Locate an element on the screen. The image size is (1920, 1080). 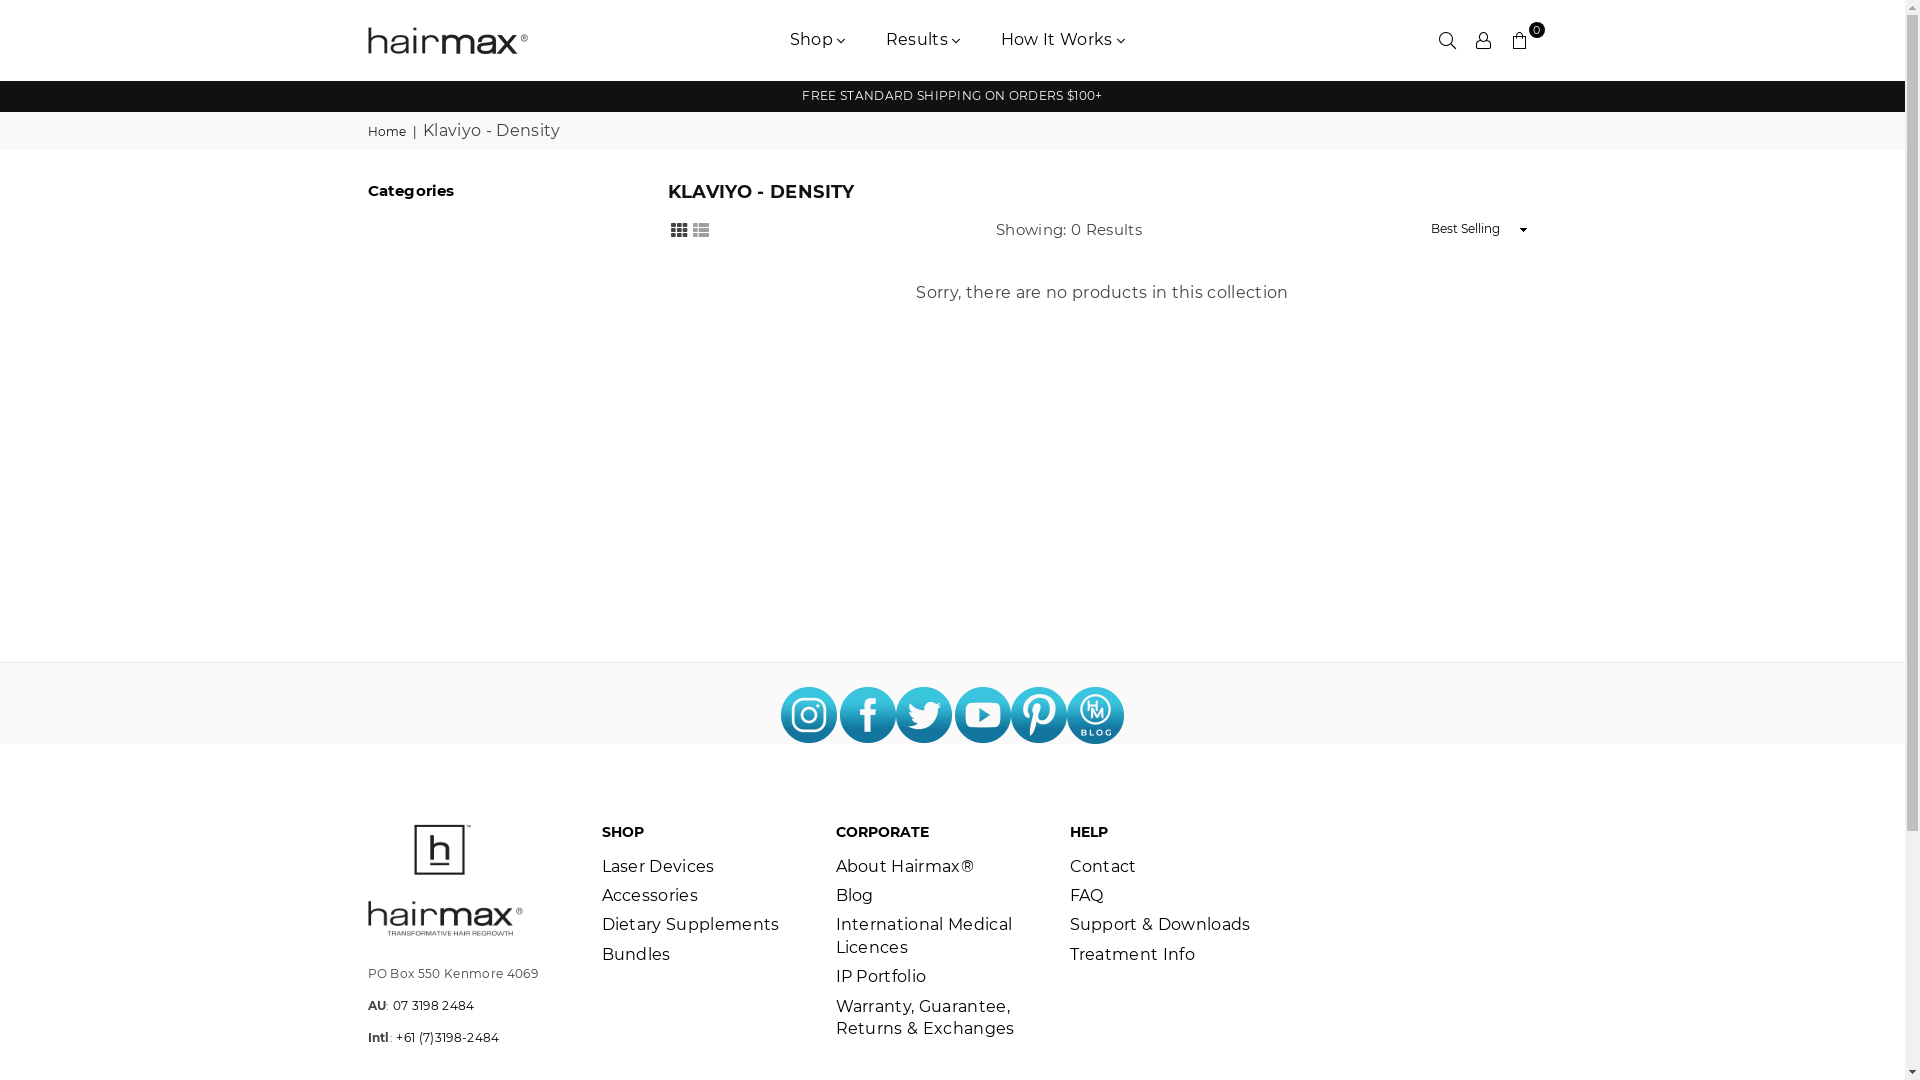
'How It Works' is located at coordinates (1062, 39).